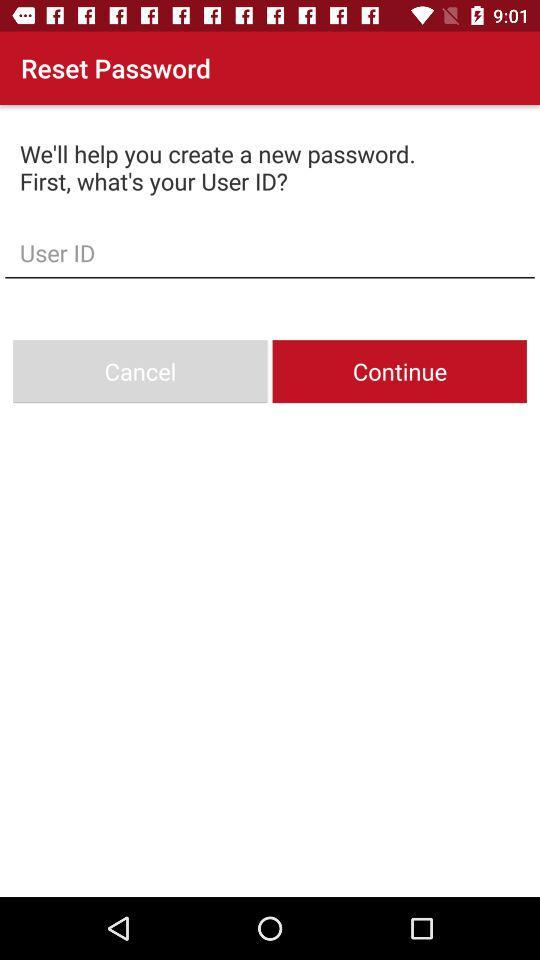 The width and height of the screenshot is (540, 960). I want to click on the icon next to cancel, so click(399, 370).